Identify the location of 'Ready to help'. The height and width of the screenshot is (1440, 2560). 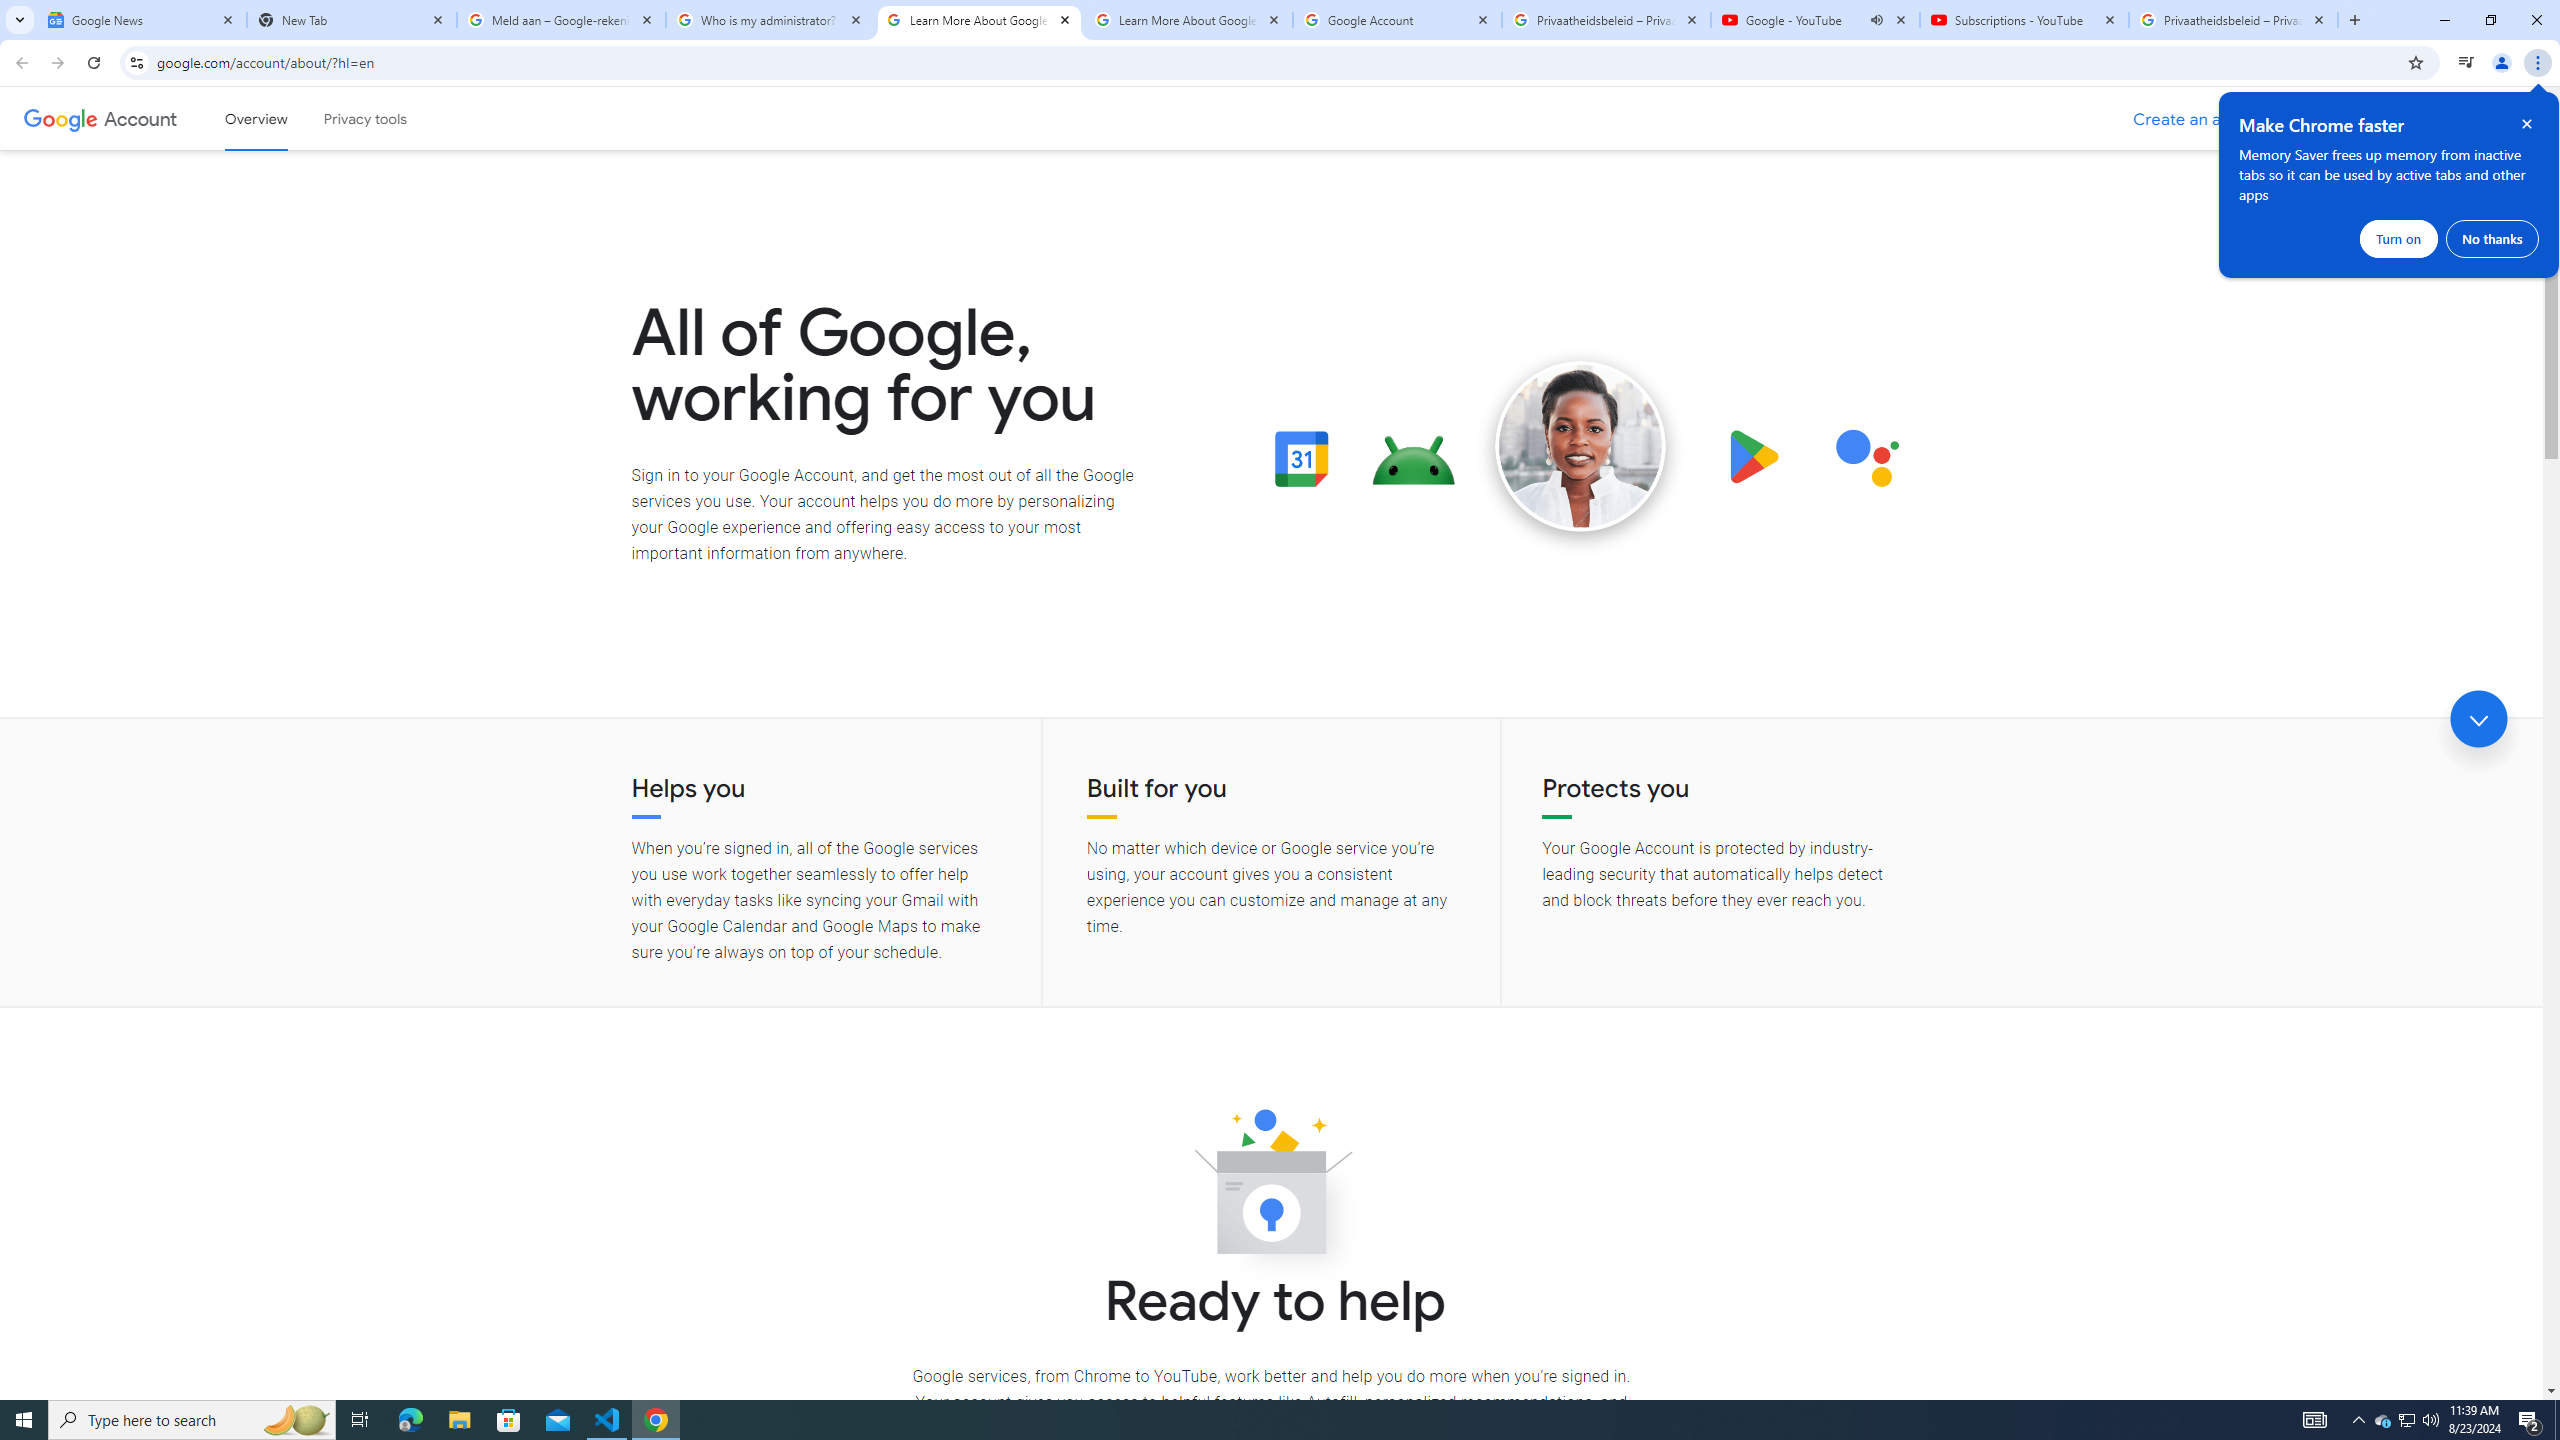
(1271, 1187).